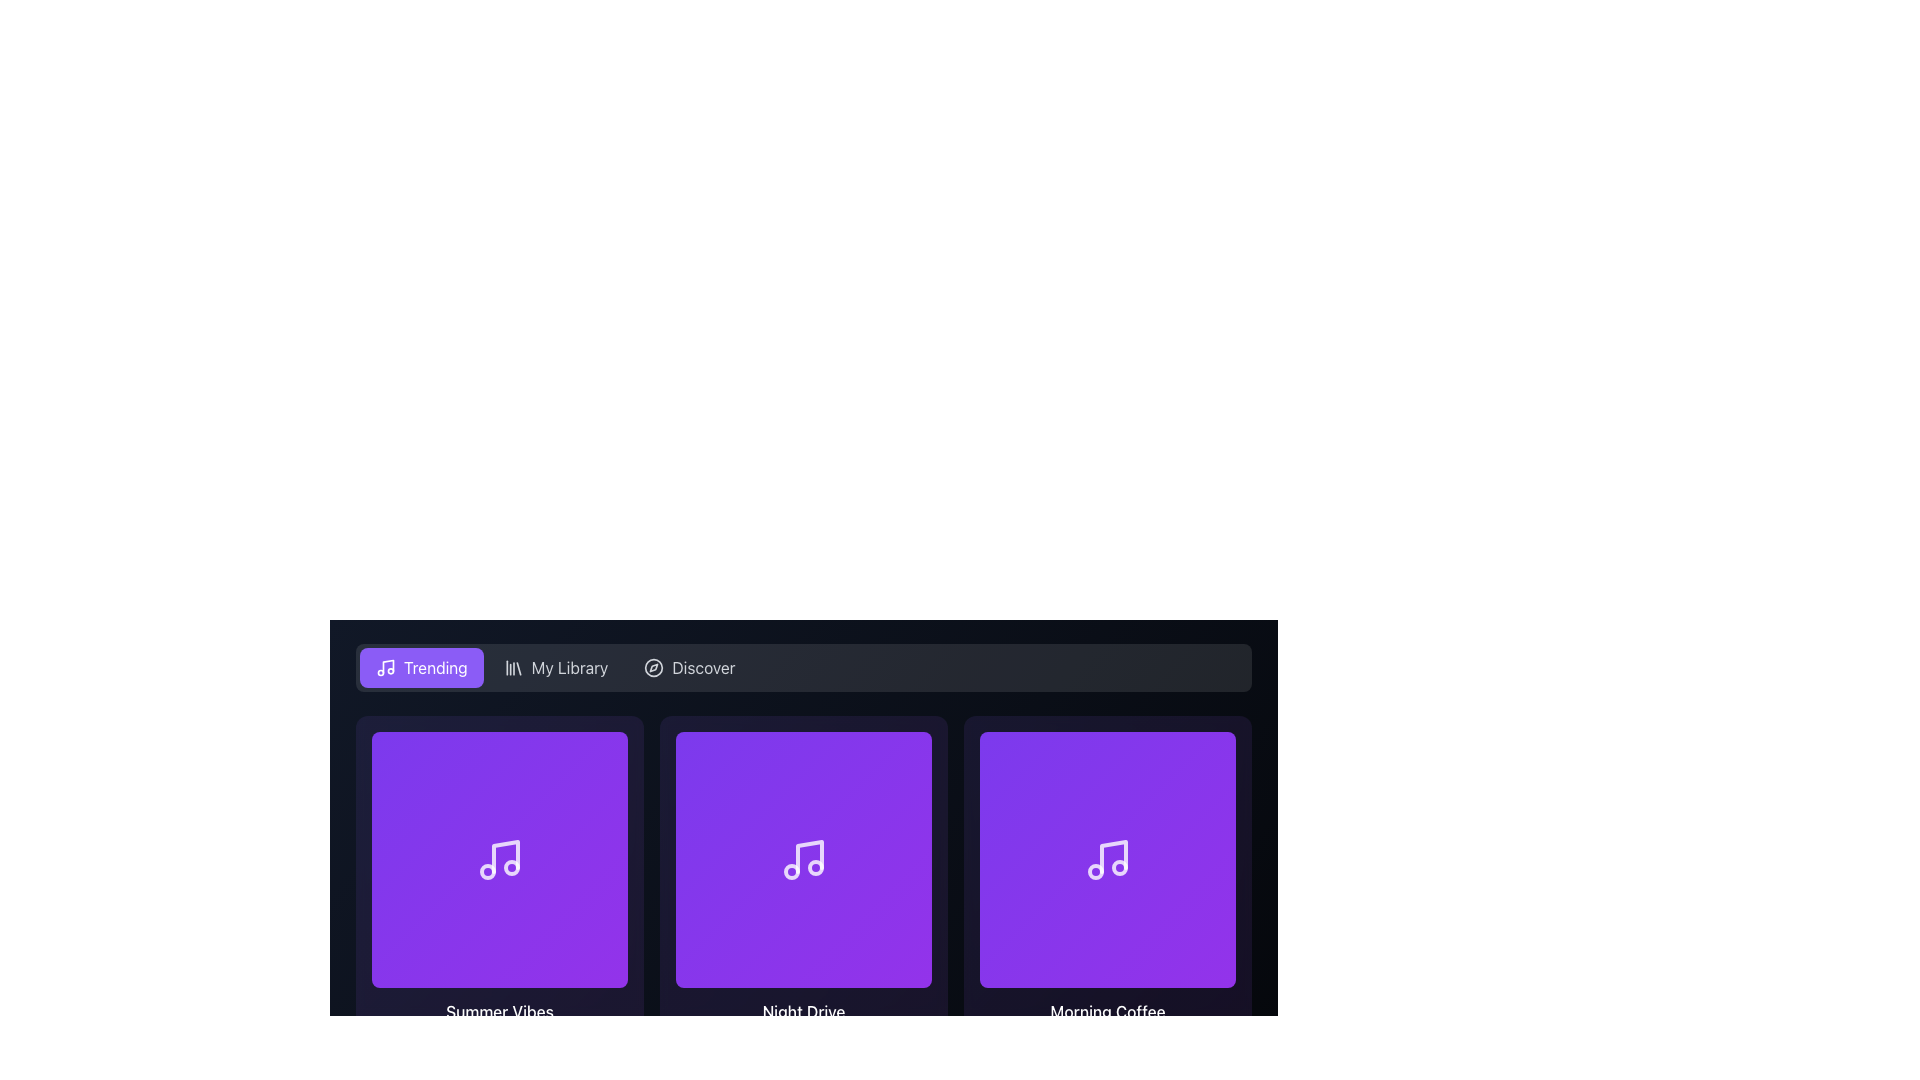 The image size is (1920, 1080). I want to click on the music icon located at the center of the square tile with a gradient purple background, so click(804, 859).